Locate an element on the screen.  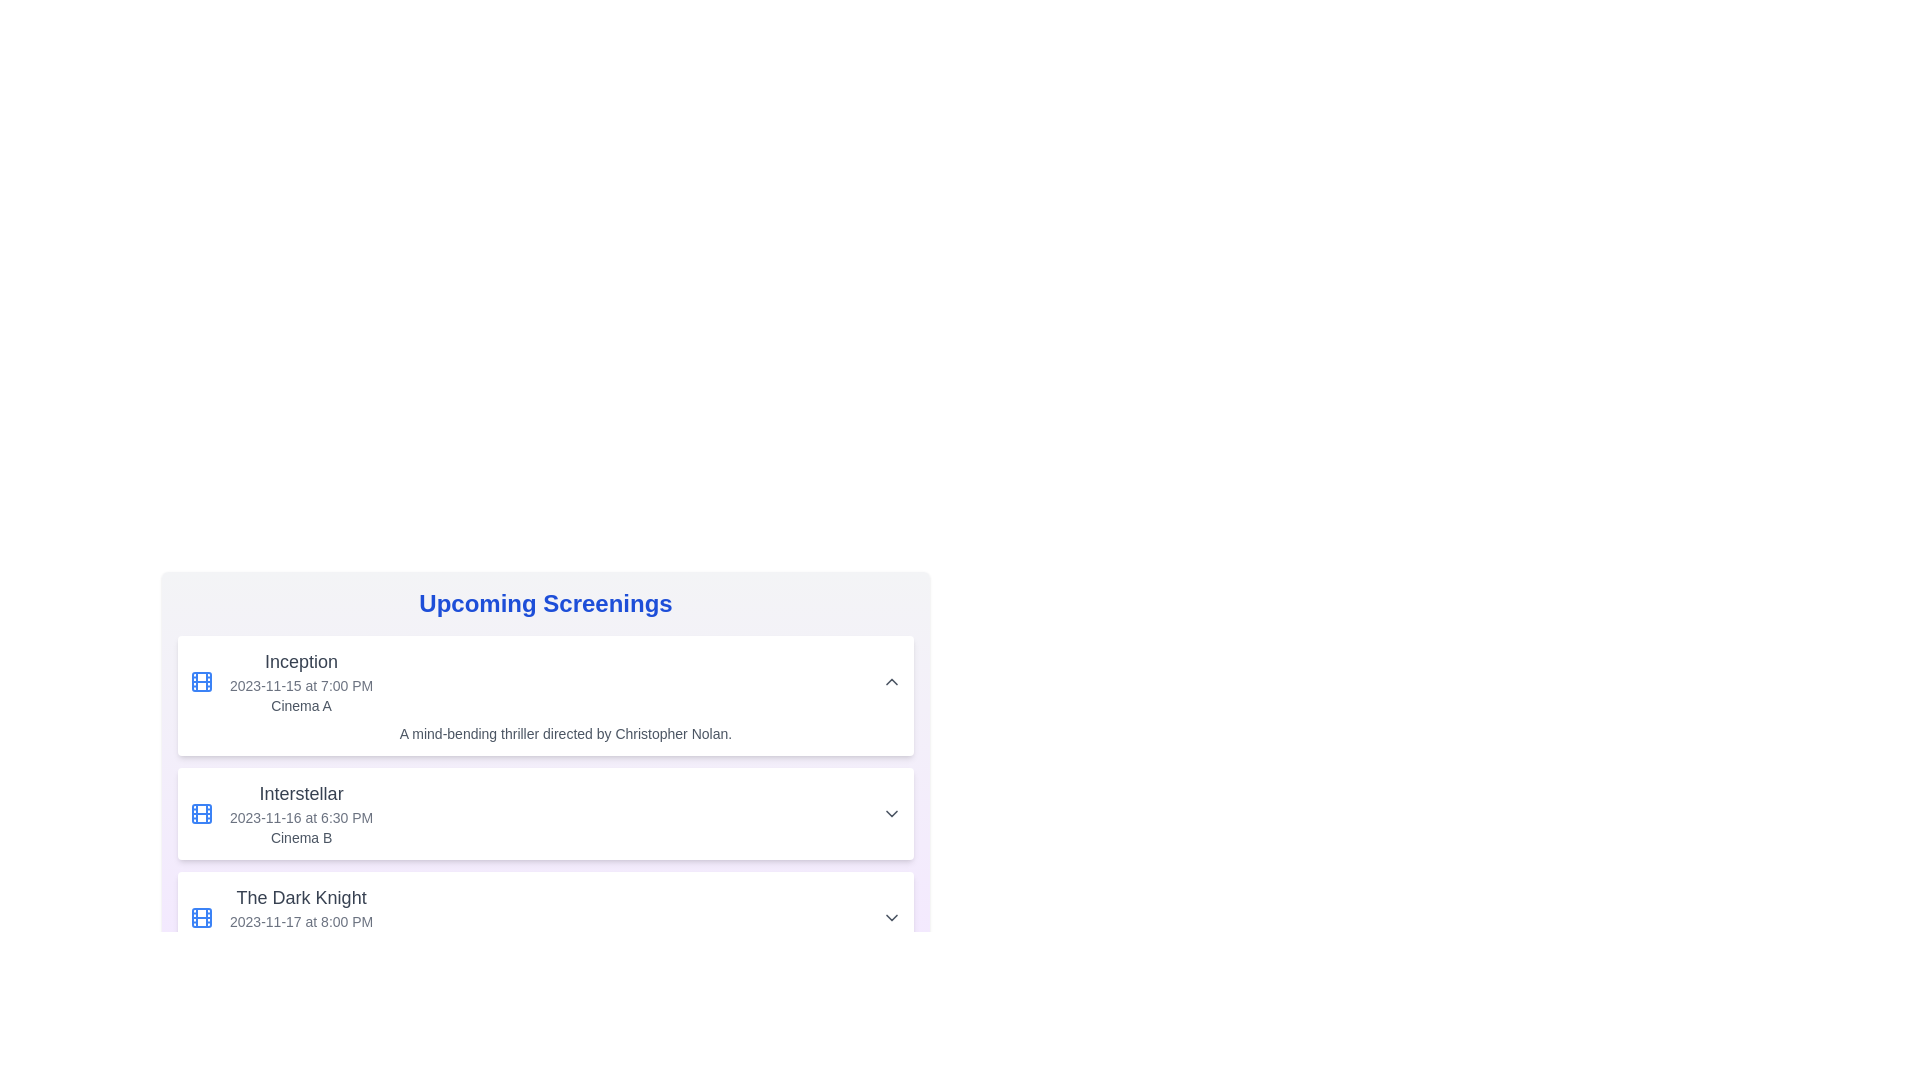
the upward-pointing chevron icon, which is dark gray and located on the extreme right of the first block of movie screenings, aligned with the details for 'Inception 2023-11-15 at 7:00 PM Cinema A' is located at coordinates (891, 681).